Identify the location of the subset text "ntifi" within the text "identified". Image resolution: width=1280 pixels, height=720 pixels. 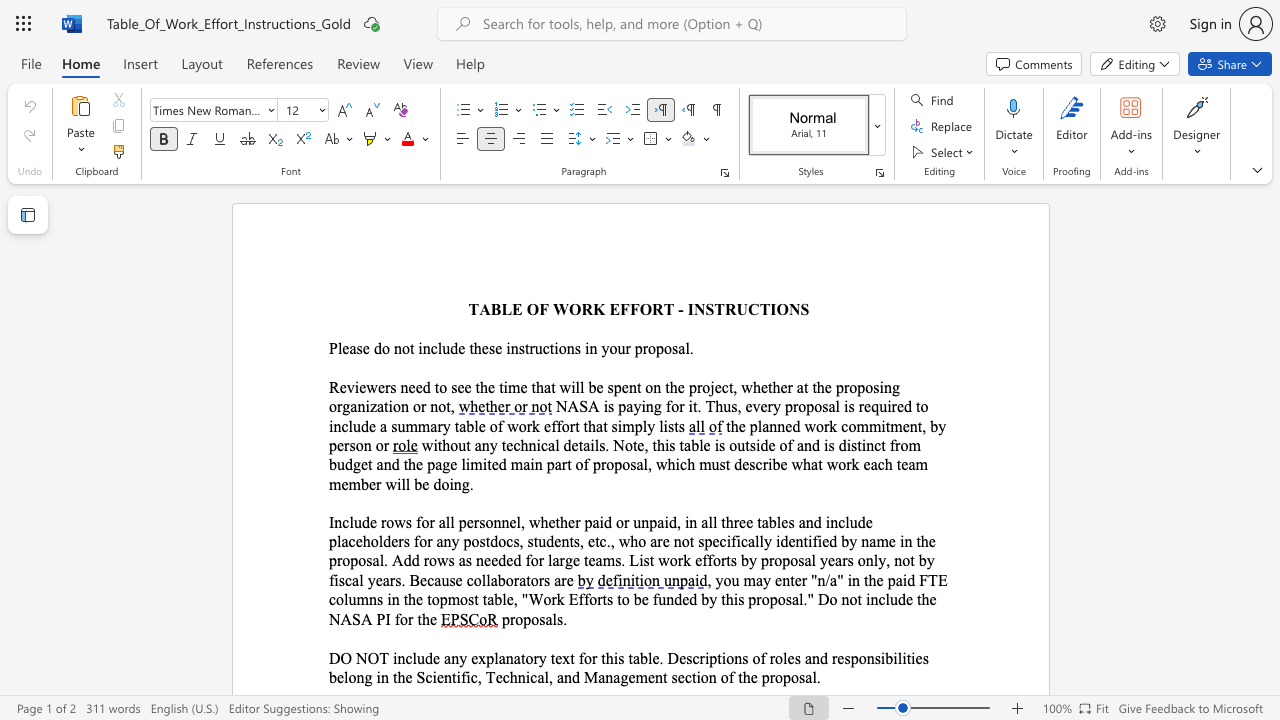
(794, 541).